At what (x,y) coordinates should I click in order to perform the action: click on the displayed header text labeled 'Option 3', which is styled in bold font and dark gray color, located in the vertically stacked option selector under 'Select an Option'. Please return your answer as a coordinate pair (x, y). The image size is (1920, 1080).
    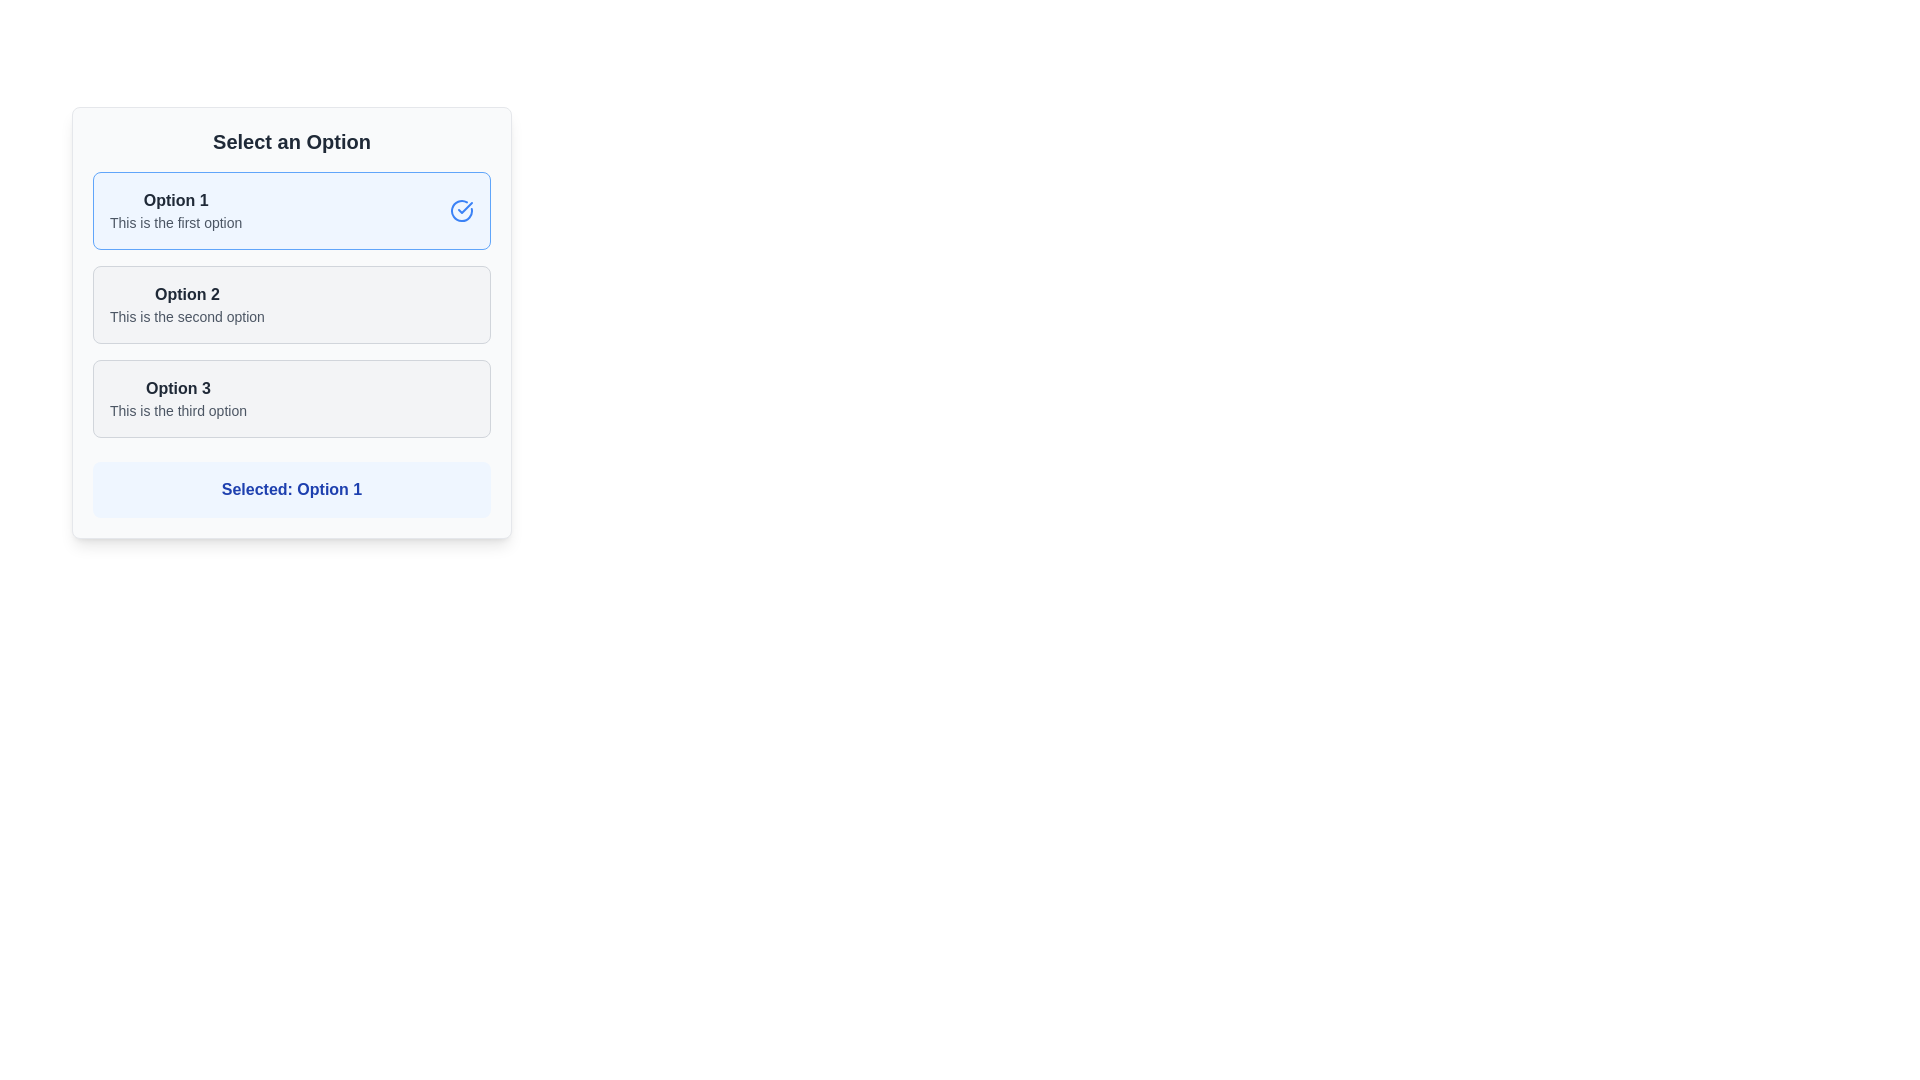
    Looking at the image, I should click on (178, 389).